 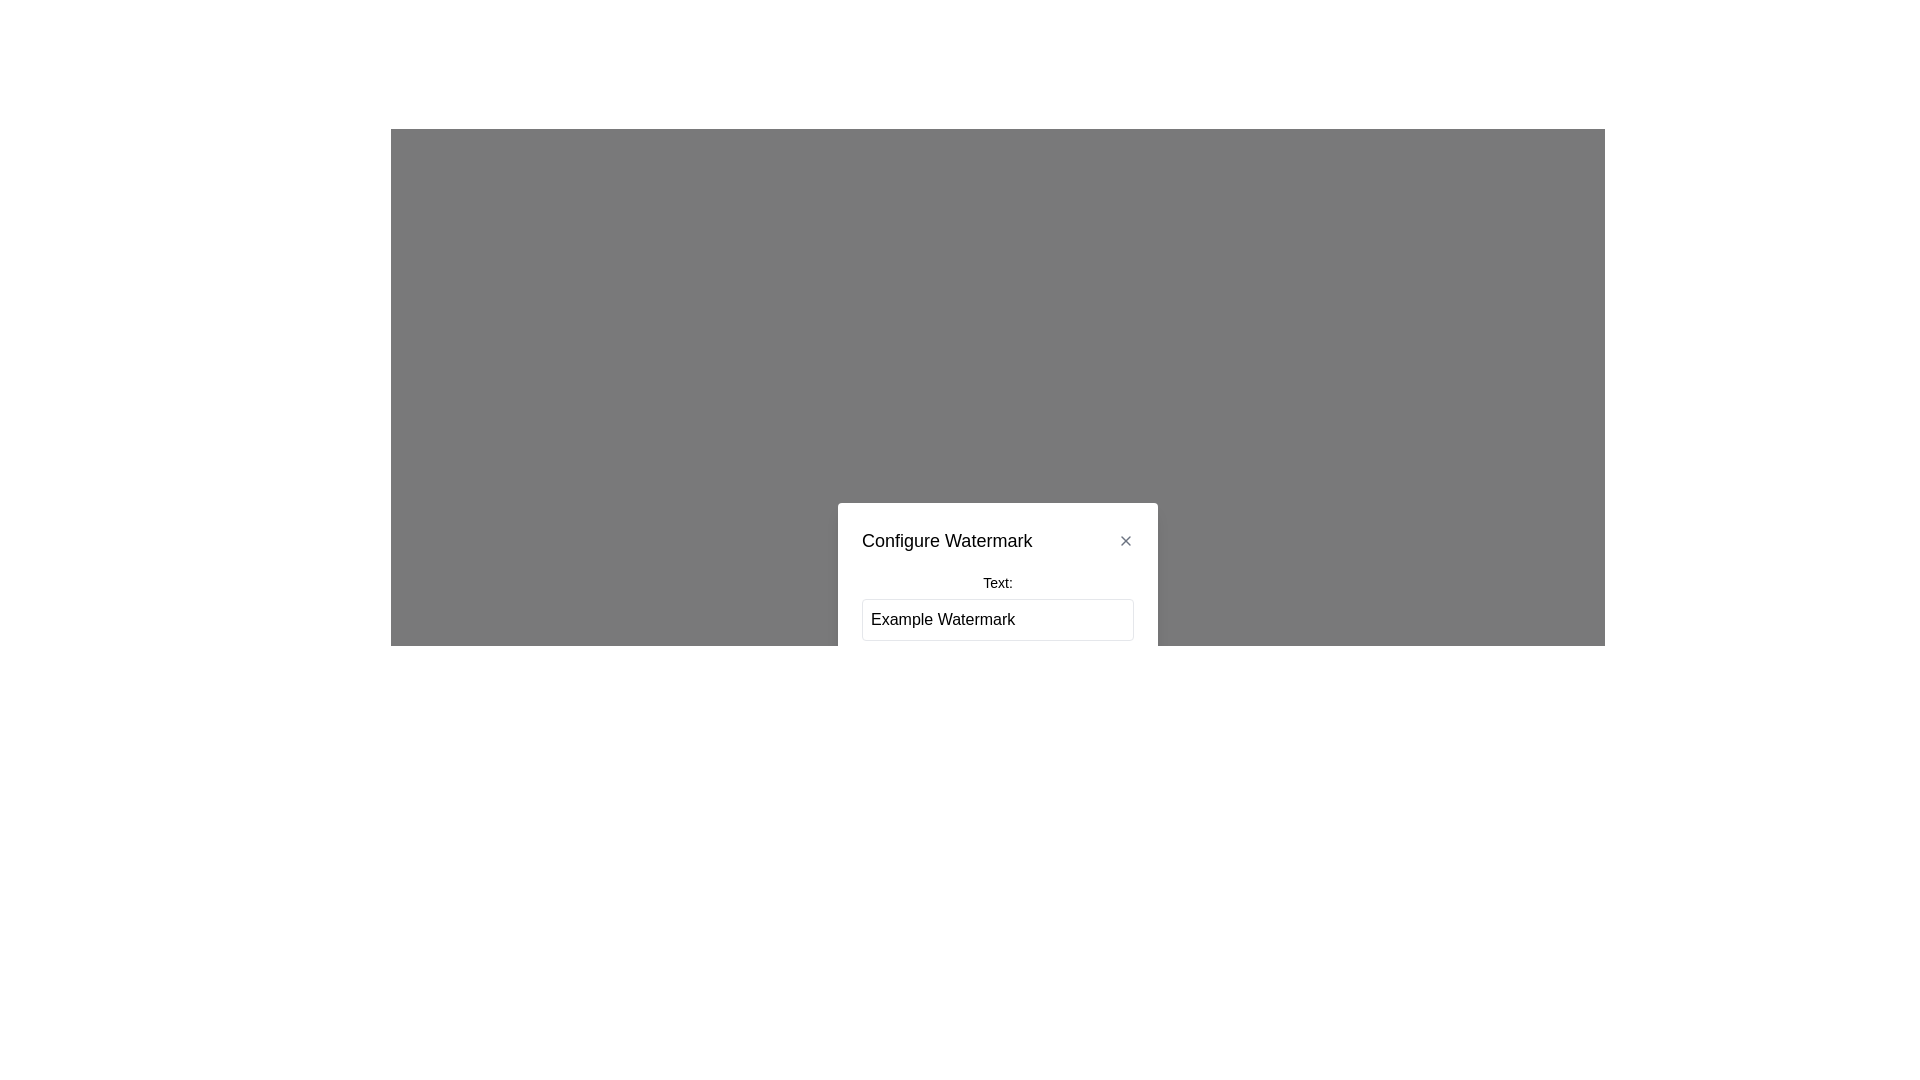 I want to click on the close (X) icon button located, so click(x=1126, y=540).